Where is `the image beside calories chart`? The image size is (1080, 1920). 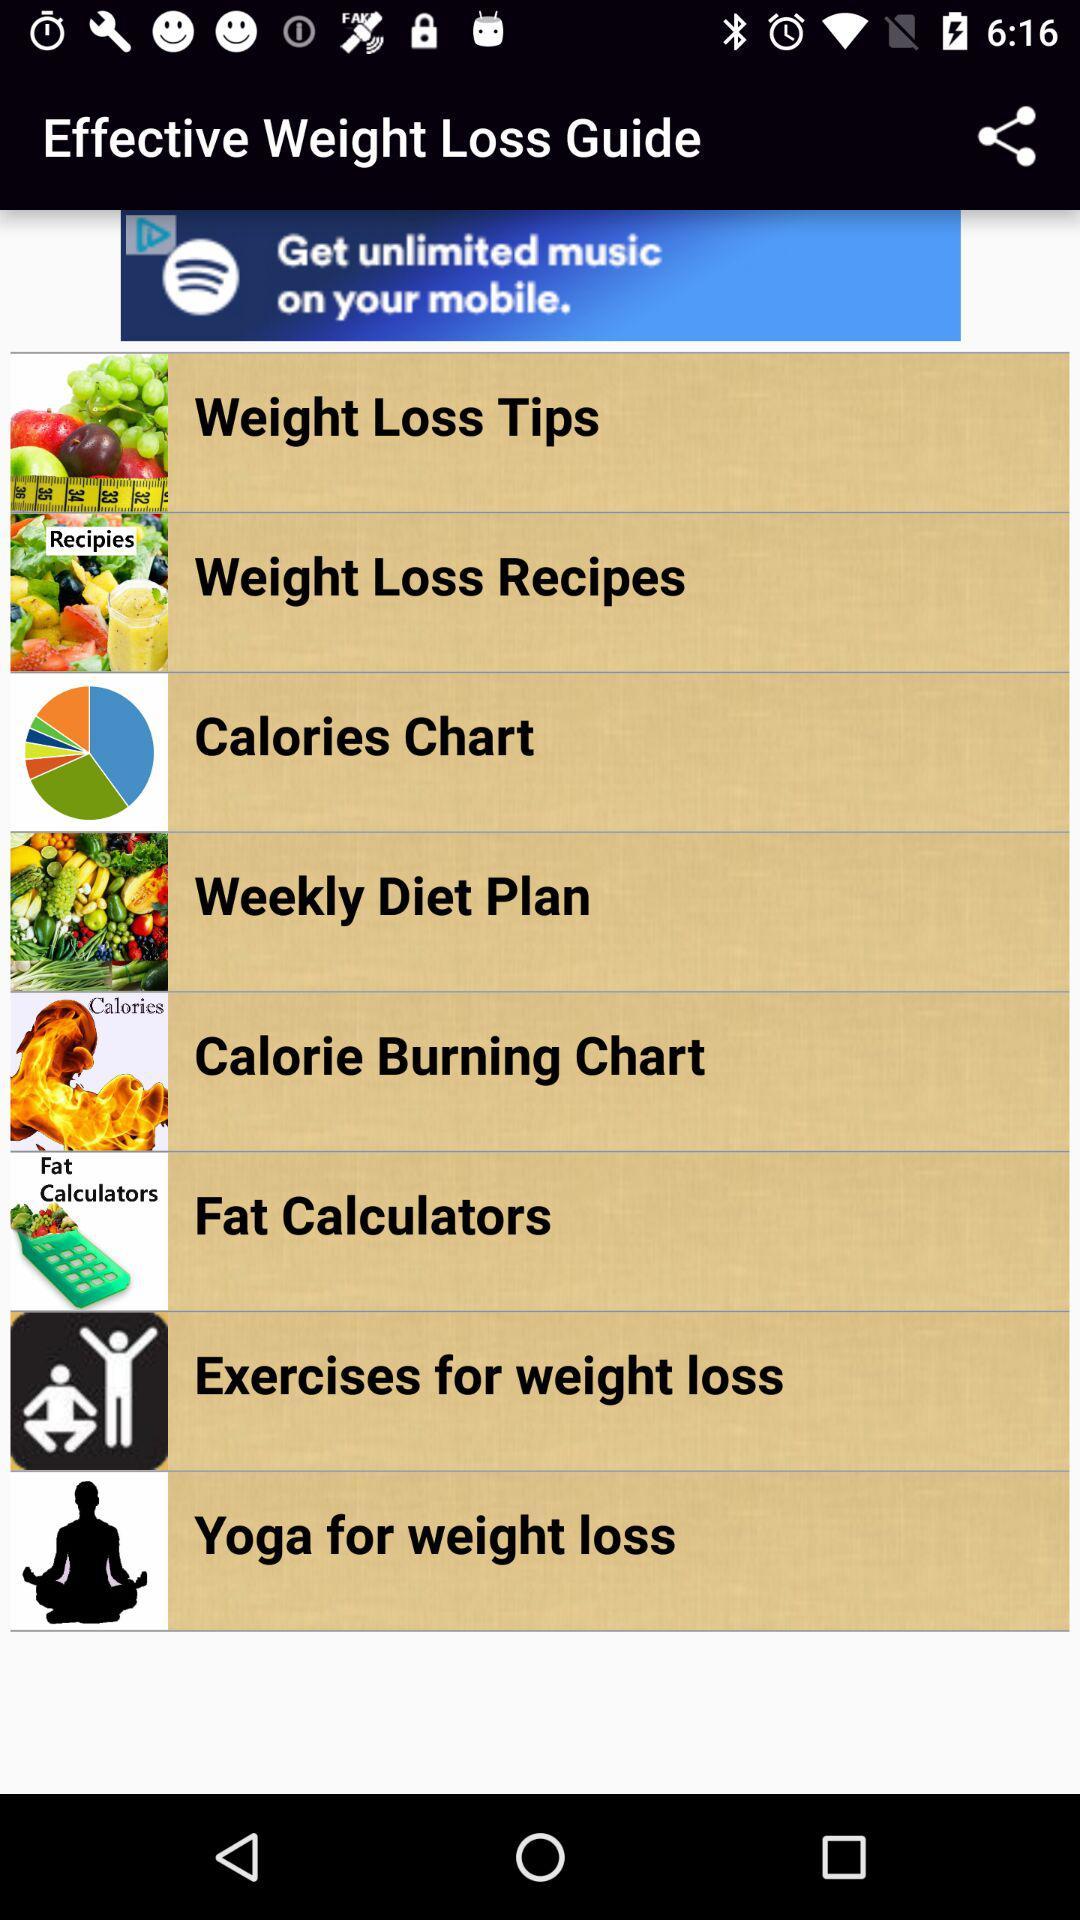 the image beside calories chart is located at coordinates (88, 751).